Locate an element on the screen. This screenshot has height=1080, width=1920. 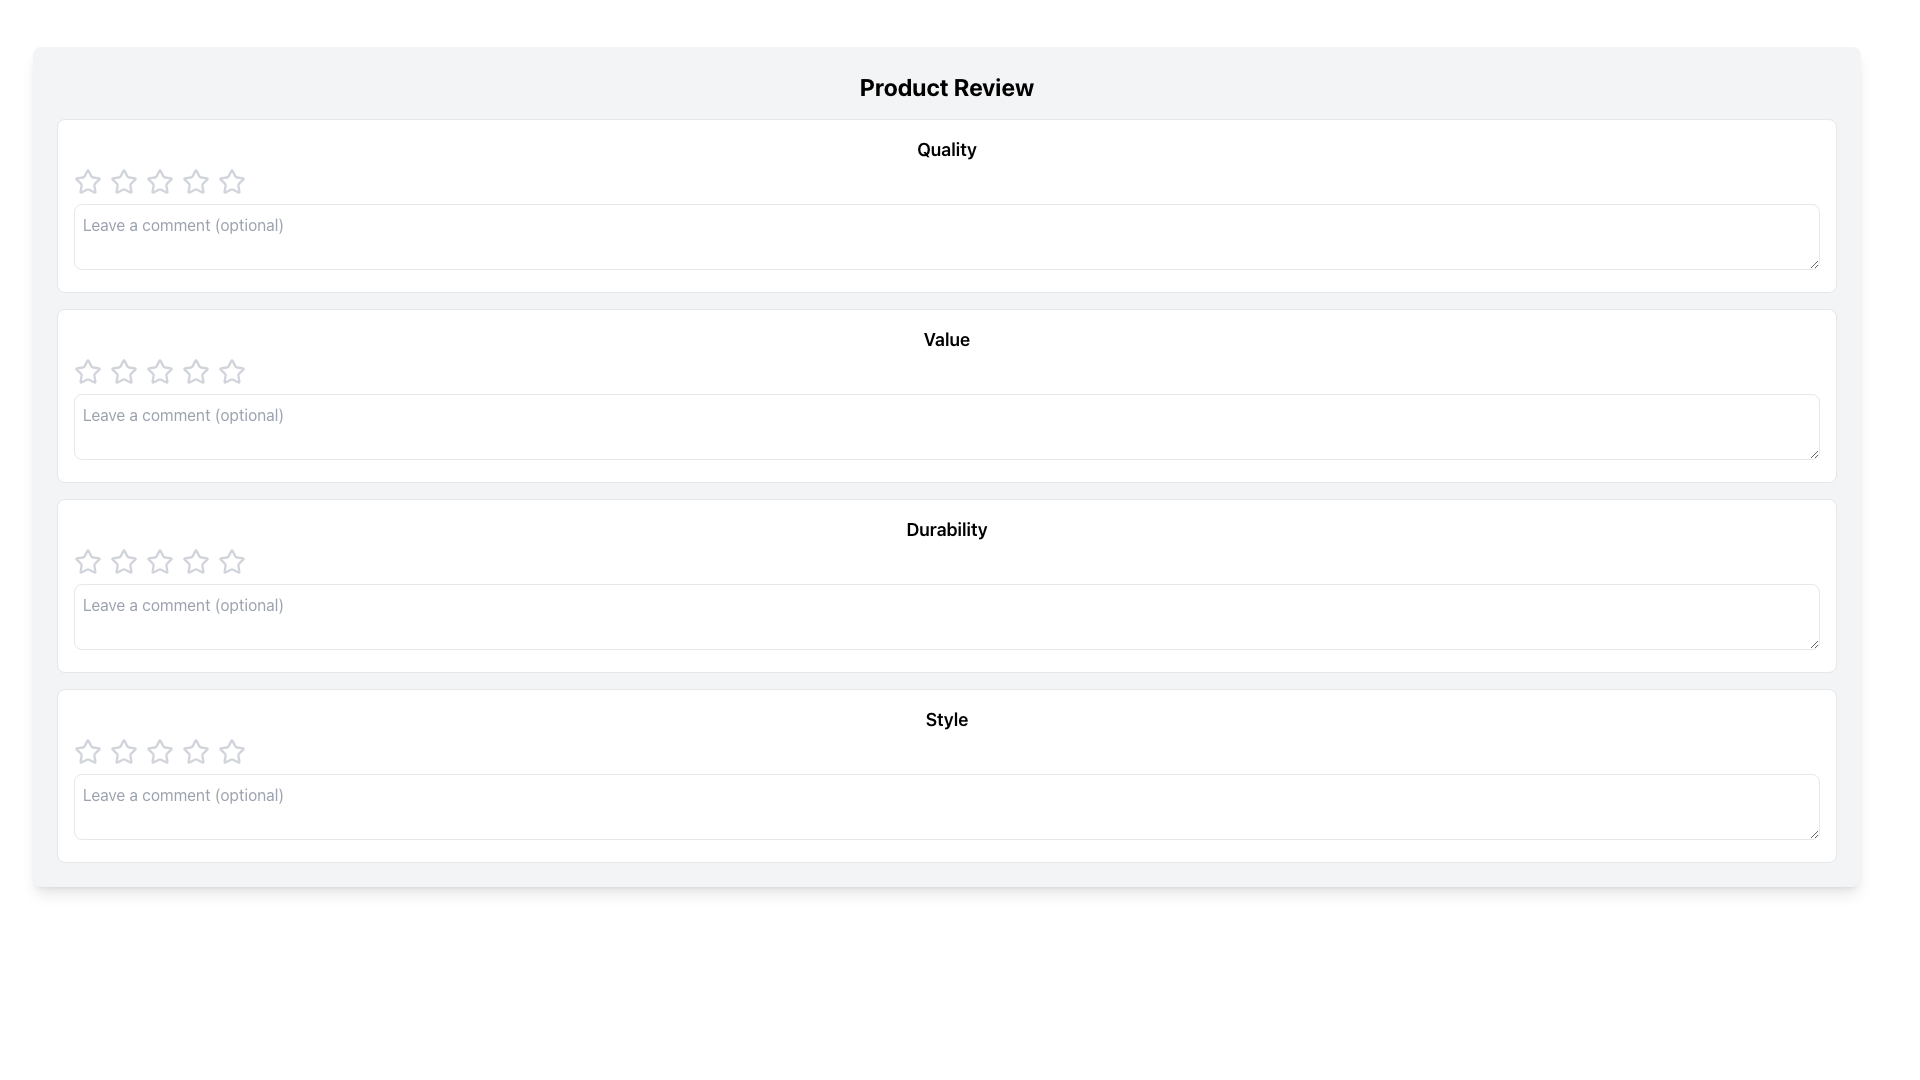
interactive styling of the sixth star icon in the rating system located in the 'Style' section of the product review interface is located at coordinates (231, 752).